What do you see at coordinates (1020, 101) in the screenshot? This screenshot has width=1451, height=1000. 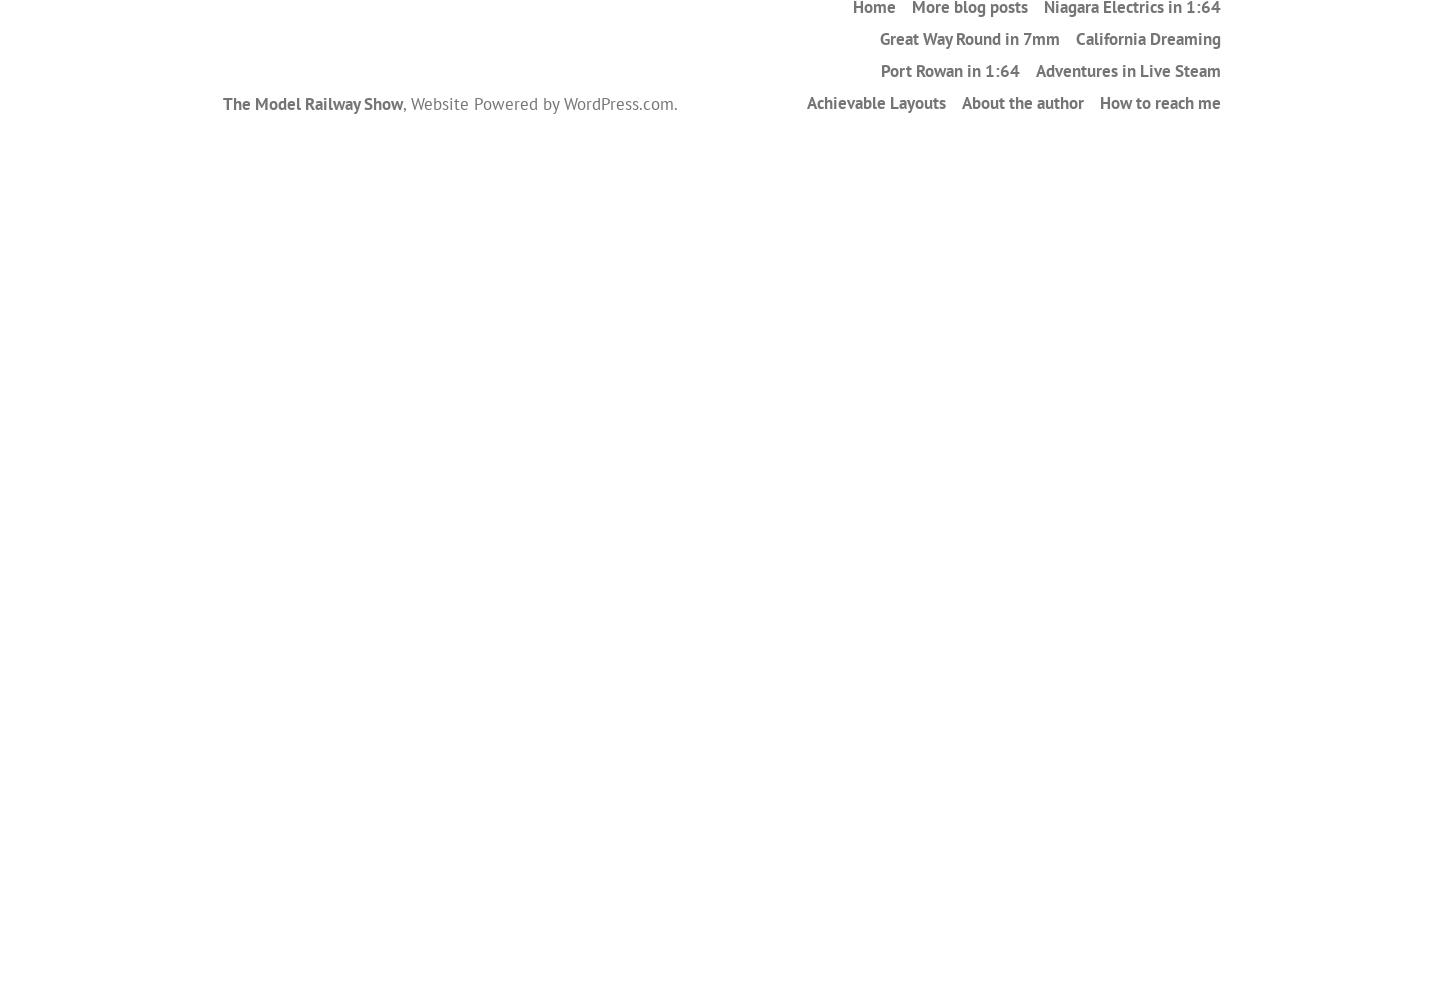 I see `'About the author'` at bounding box center [1020, 101].